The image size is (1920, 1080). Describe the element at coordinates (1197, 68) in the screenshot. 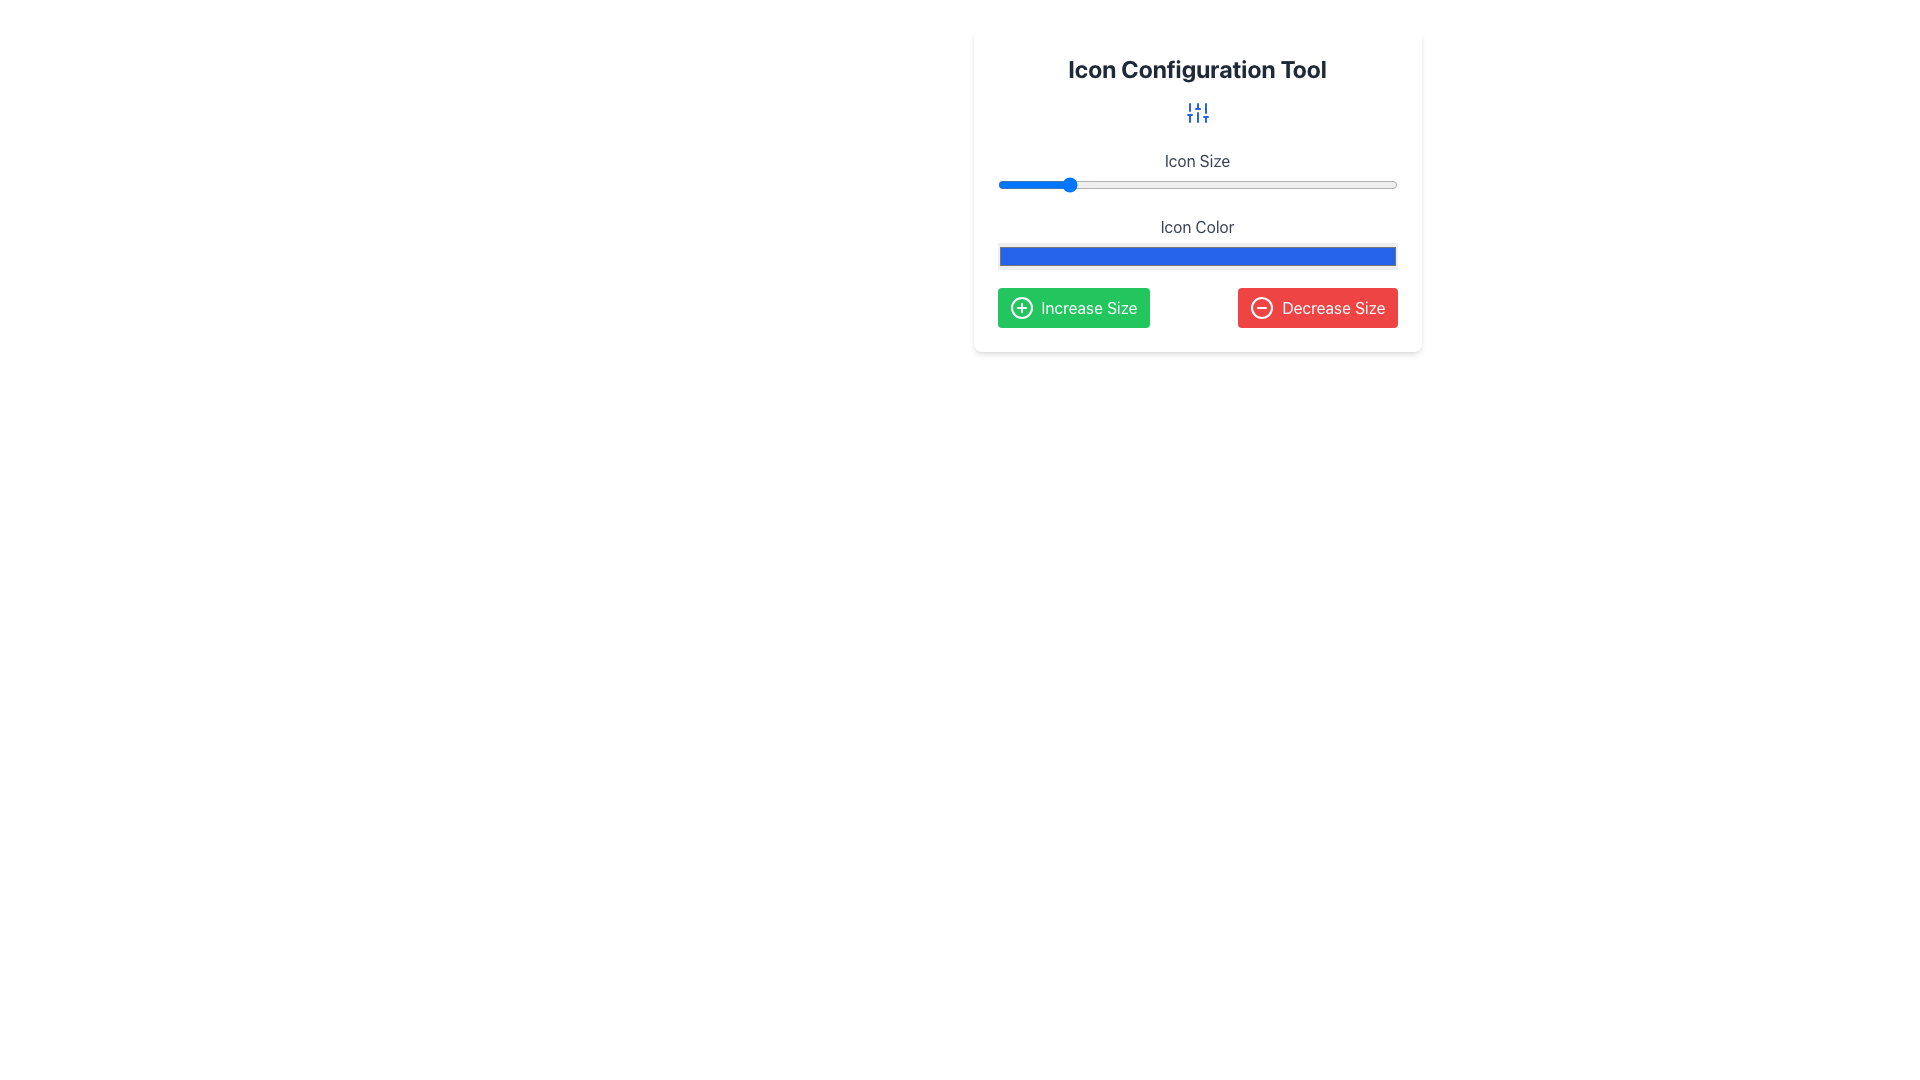

I see `the text label that reads 'Icon Configuration Tool', which is styled in a bold, large, dark gray font at the top of a white rectangular card` at that location.